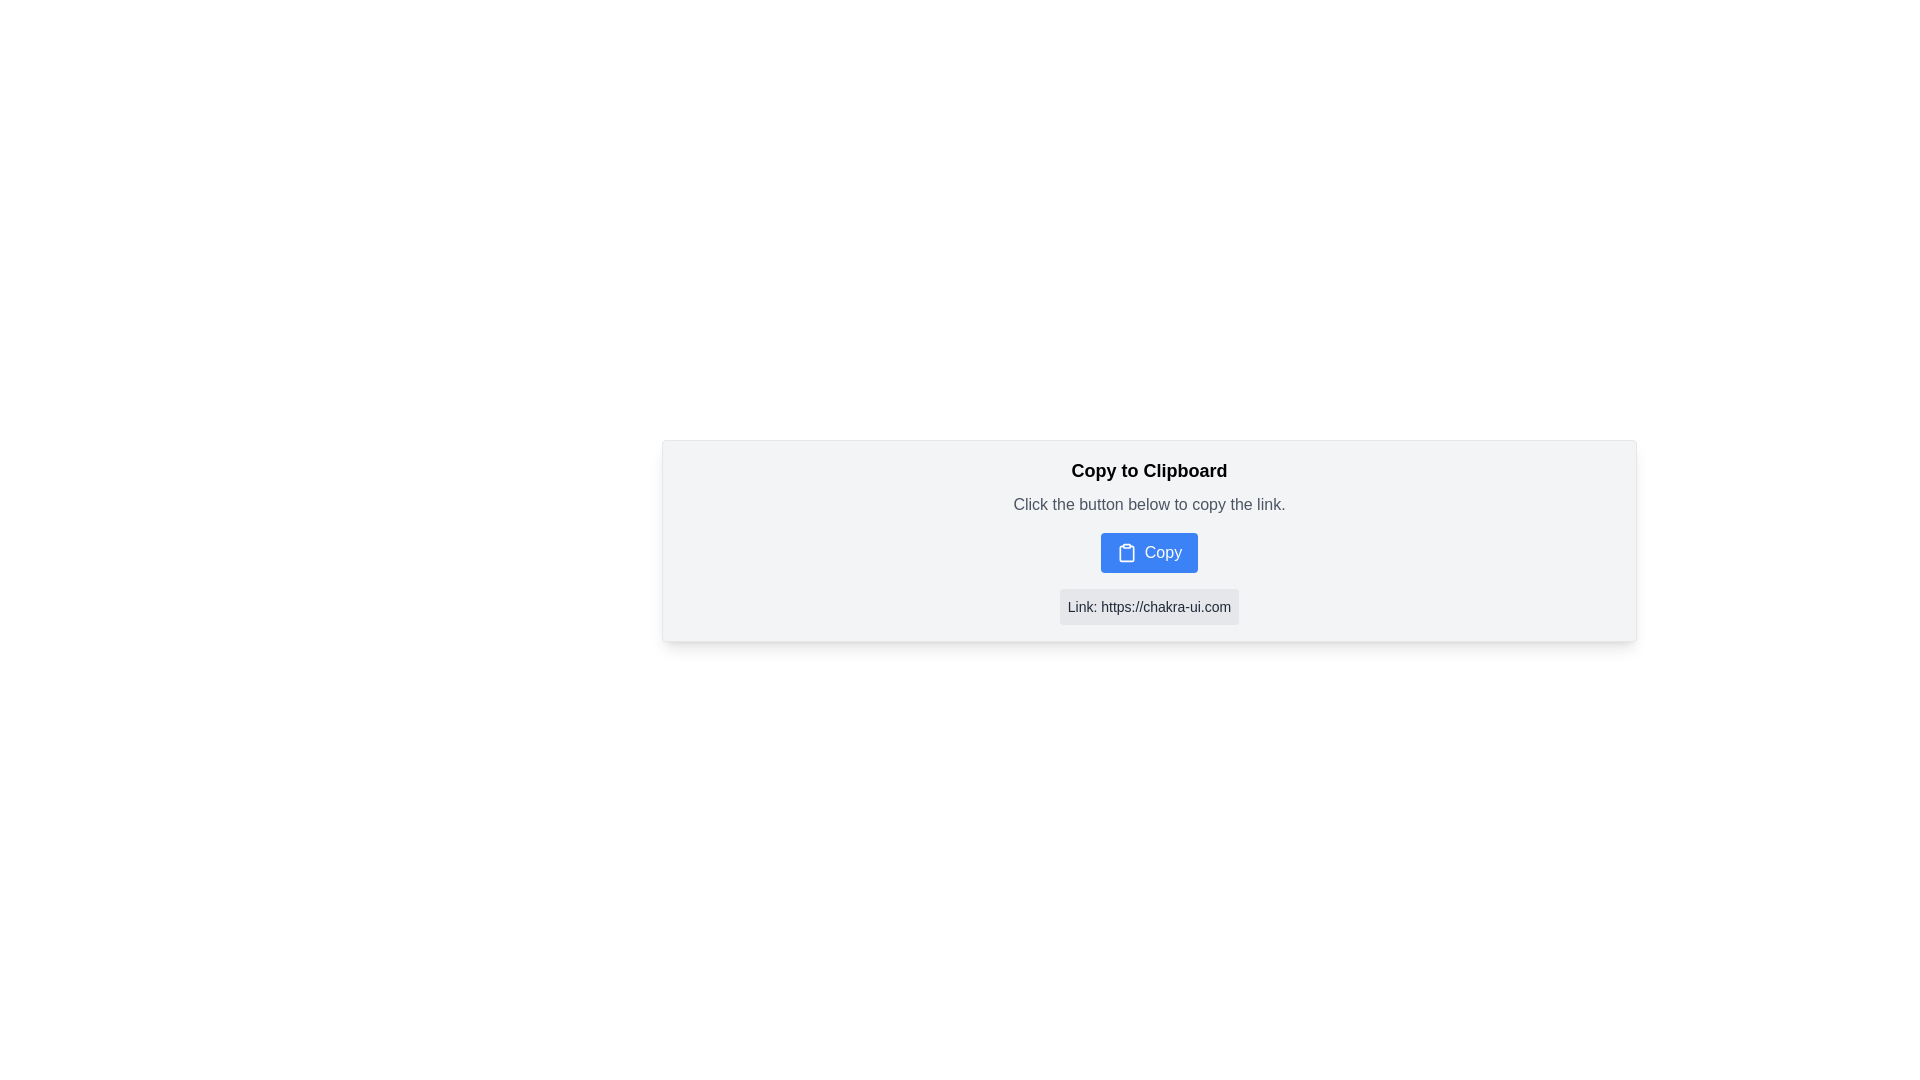  What do you see at coordinates (1149, 605) in the screenshot?
I see `the clickable hyperlink text block that redirects to the Chakra UI website` at bounding box center [1149, 605].